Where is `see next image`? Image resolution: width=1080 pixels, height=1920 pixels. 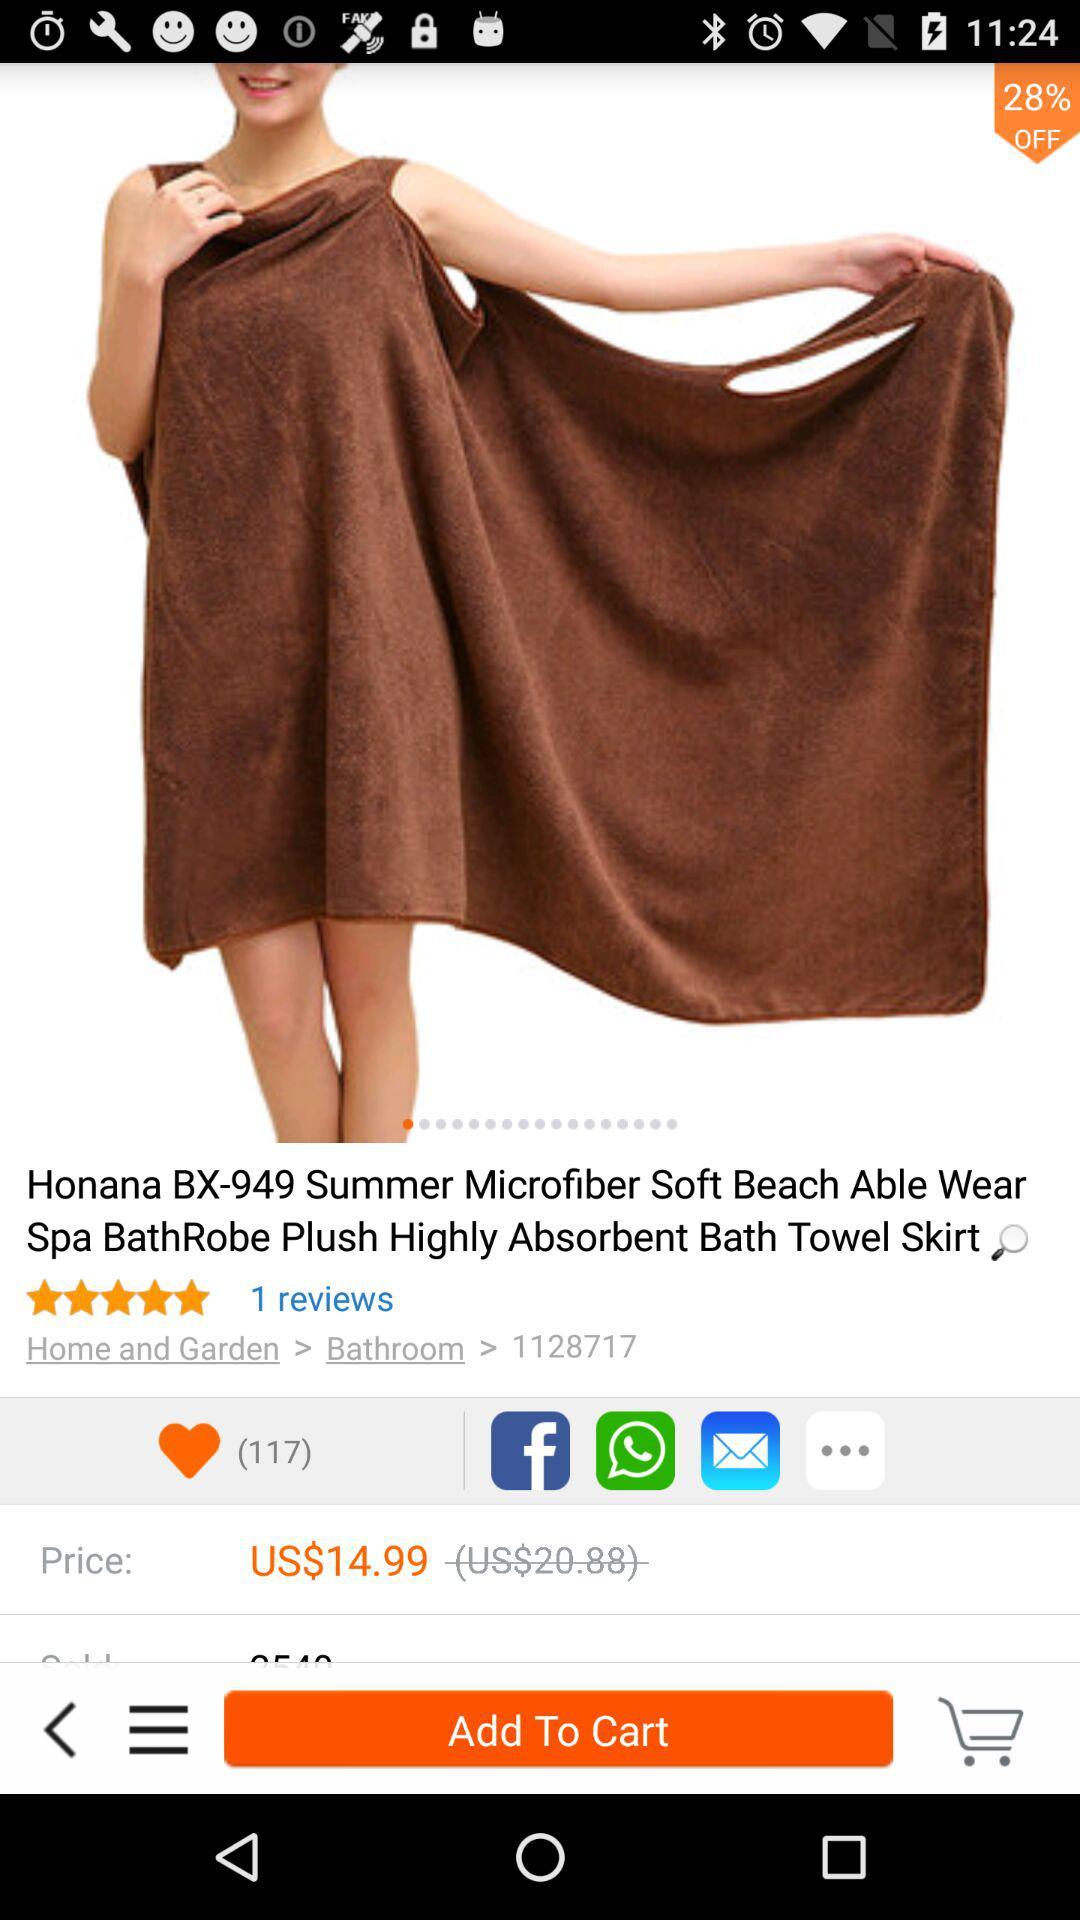 see next image is located at coordinates (423, 1124).